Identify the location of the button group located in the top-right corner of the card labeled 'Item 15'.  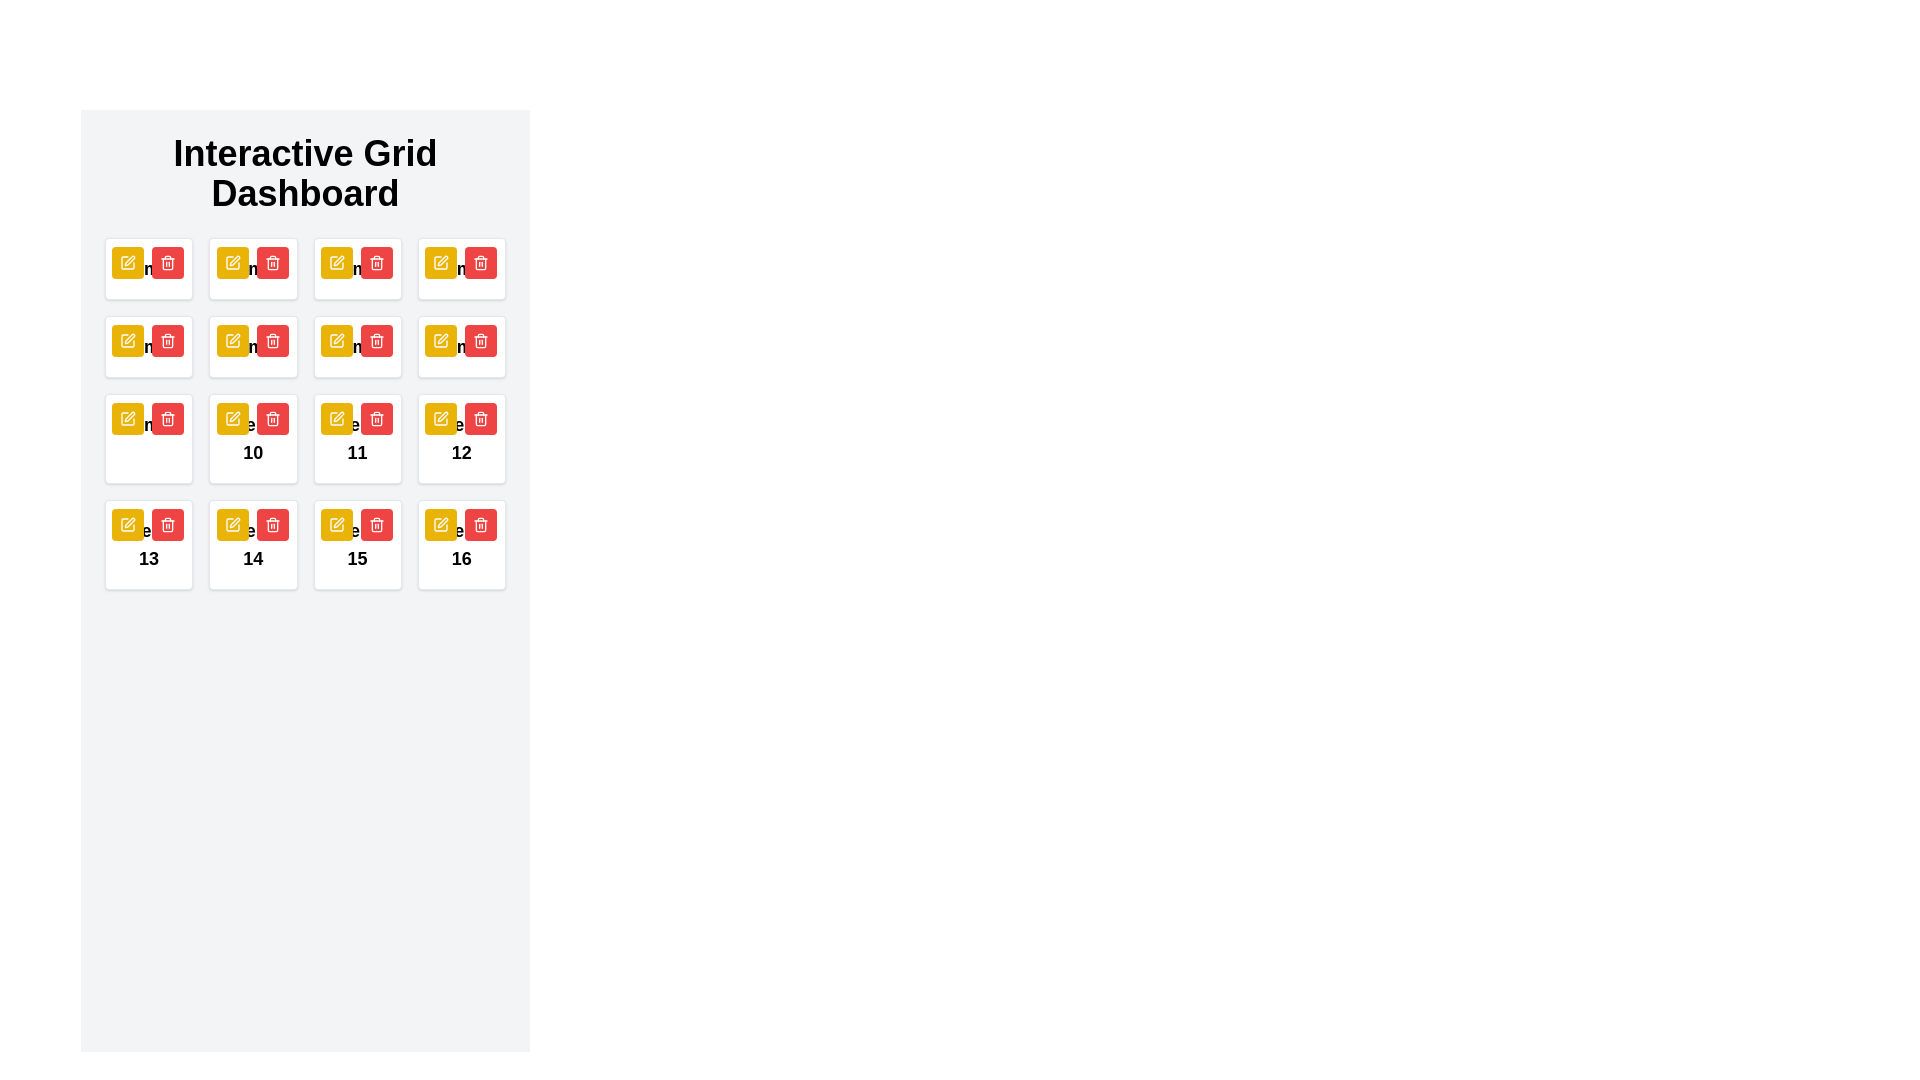
(356, 523).